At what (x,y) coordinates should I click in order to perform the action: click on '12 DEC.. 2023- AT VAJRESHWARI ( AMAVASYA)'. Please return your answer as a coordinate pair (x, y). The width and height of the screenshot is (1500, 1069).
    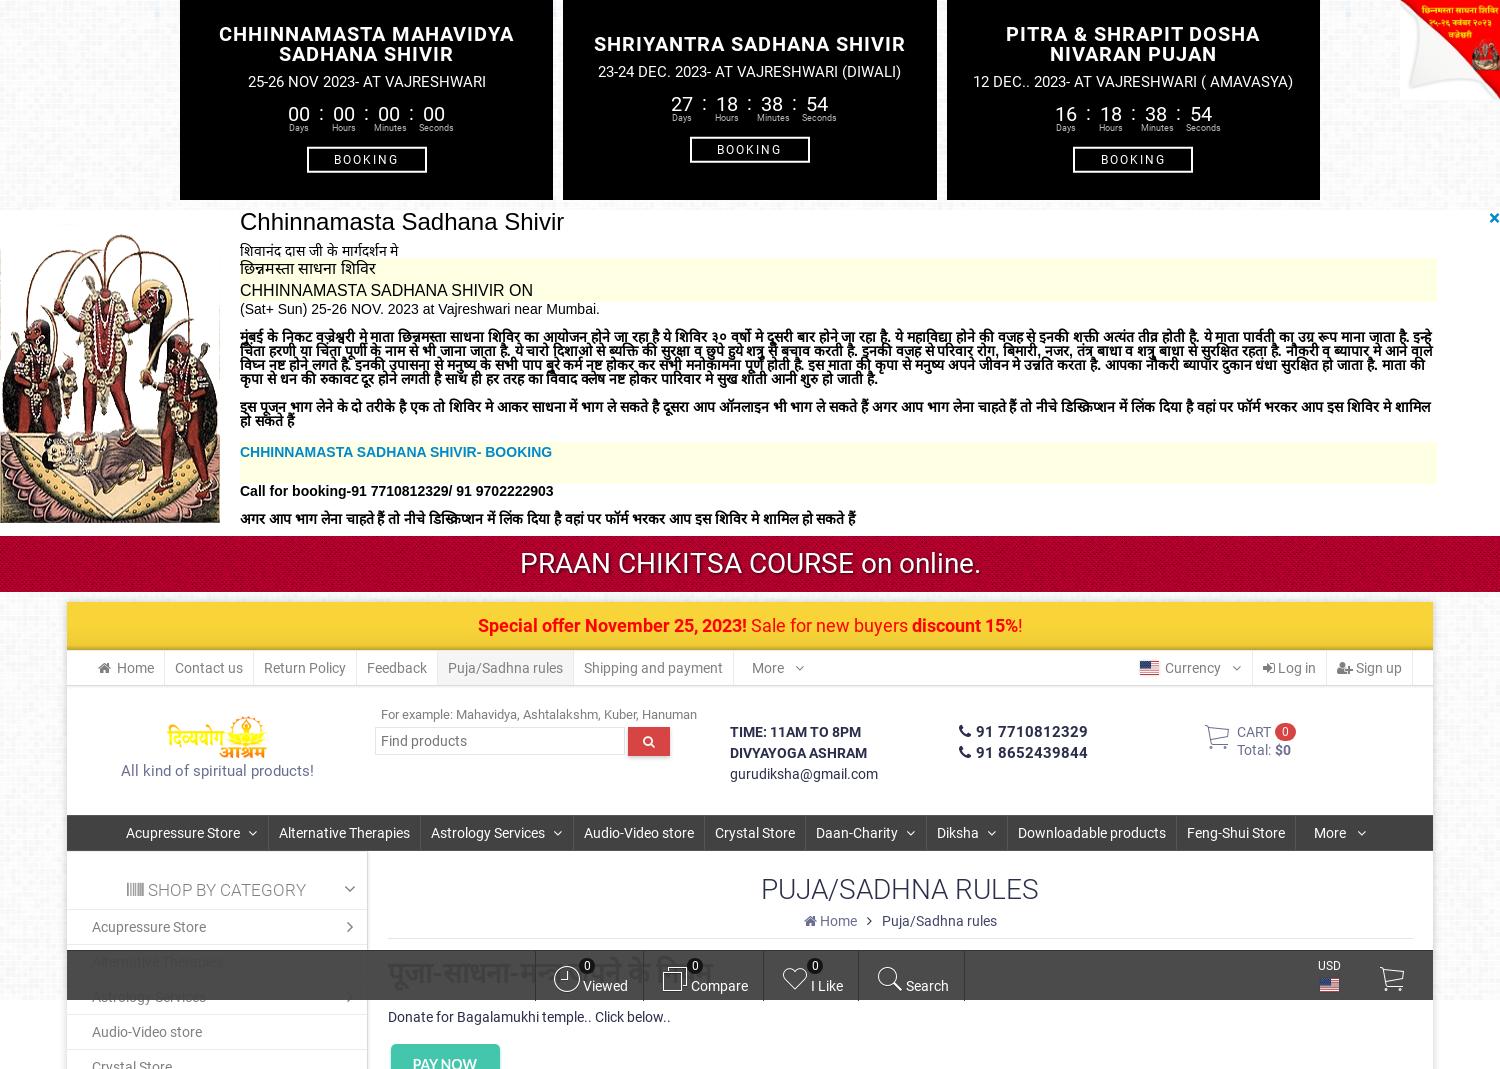
    Looking at the image, I should click on (1132, 80).